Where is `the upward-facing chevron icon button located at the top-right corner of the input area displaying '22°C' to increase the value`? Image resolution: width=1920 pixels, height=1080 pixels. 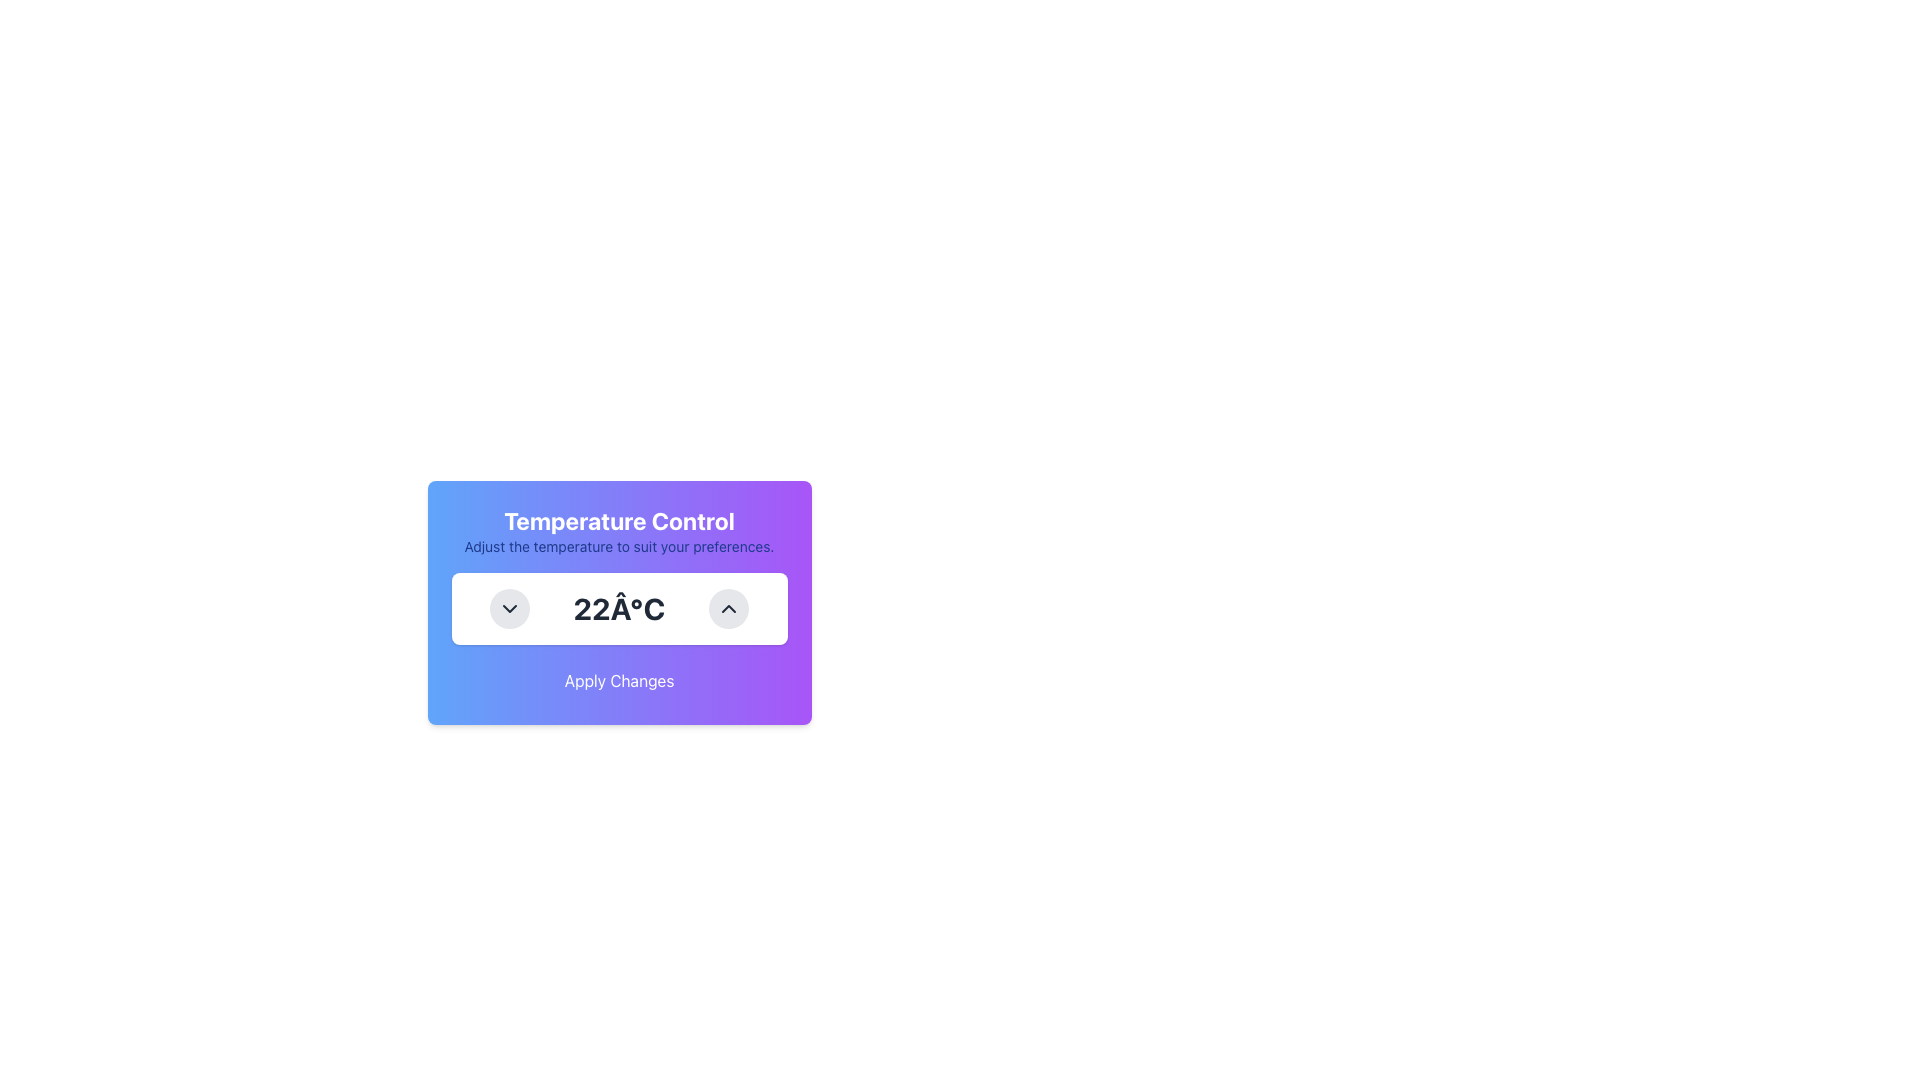 the upward-facing chevron icon button located at the top-right corner of the input area displaying '22°C' to increase the value is located at coordinates (728, 608).